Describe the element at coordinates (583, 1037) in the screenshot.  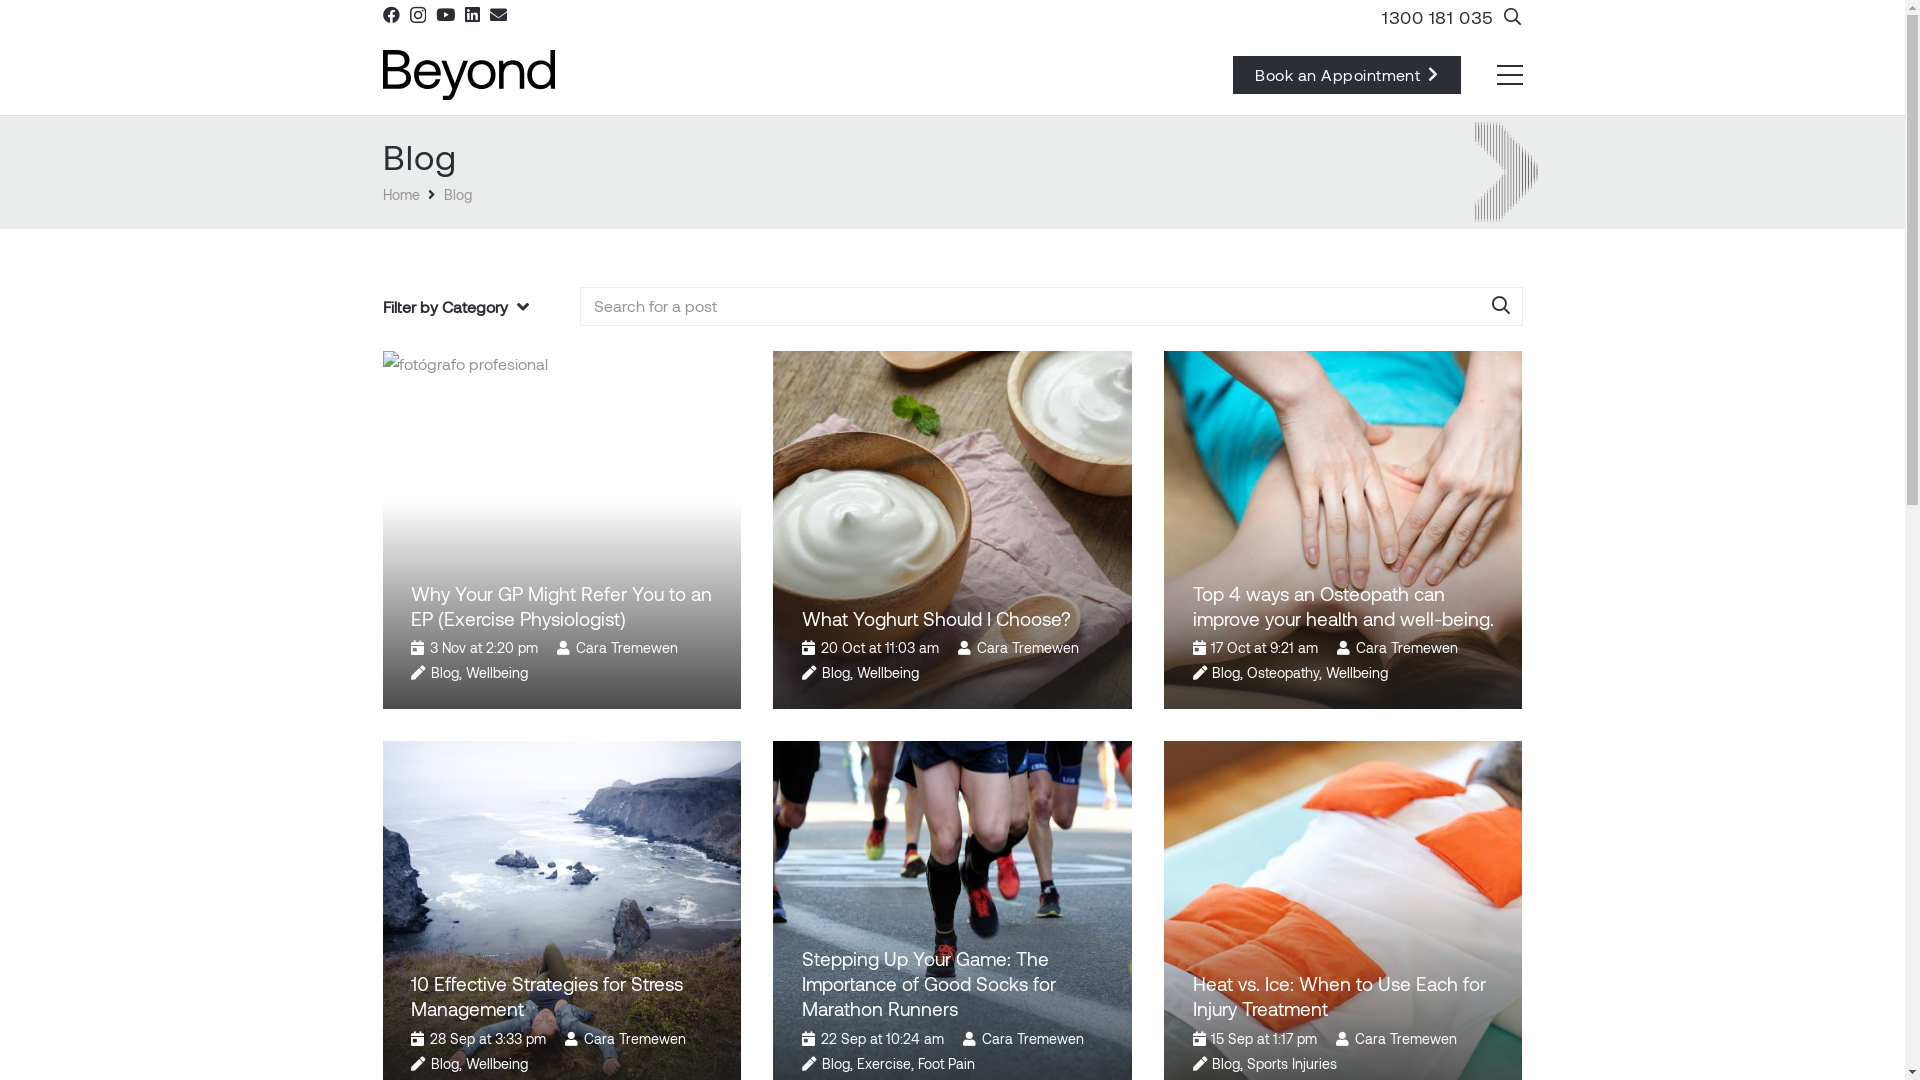
I see `'Cara Tremewen'` at that location.